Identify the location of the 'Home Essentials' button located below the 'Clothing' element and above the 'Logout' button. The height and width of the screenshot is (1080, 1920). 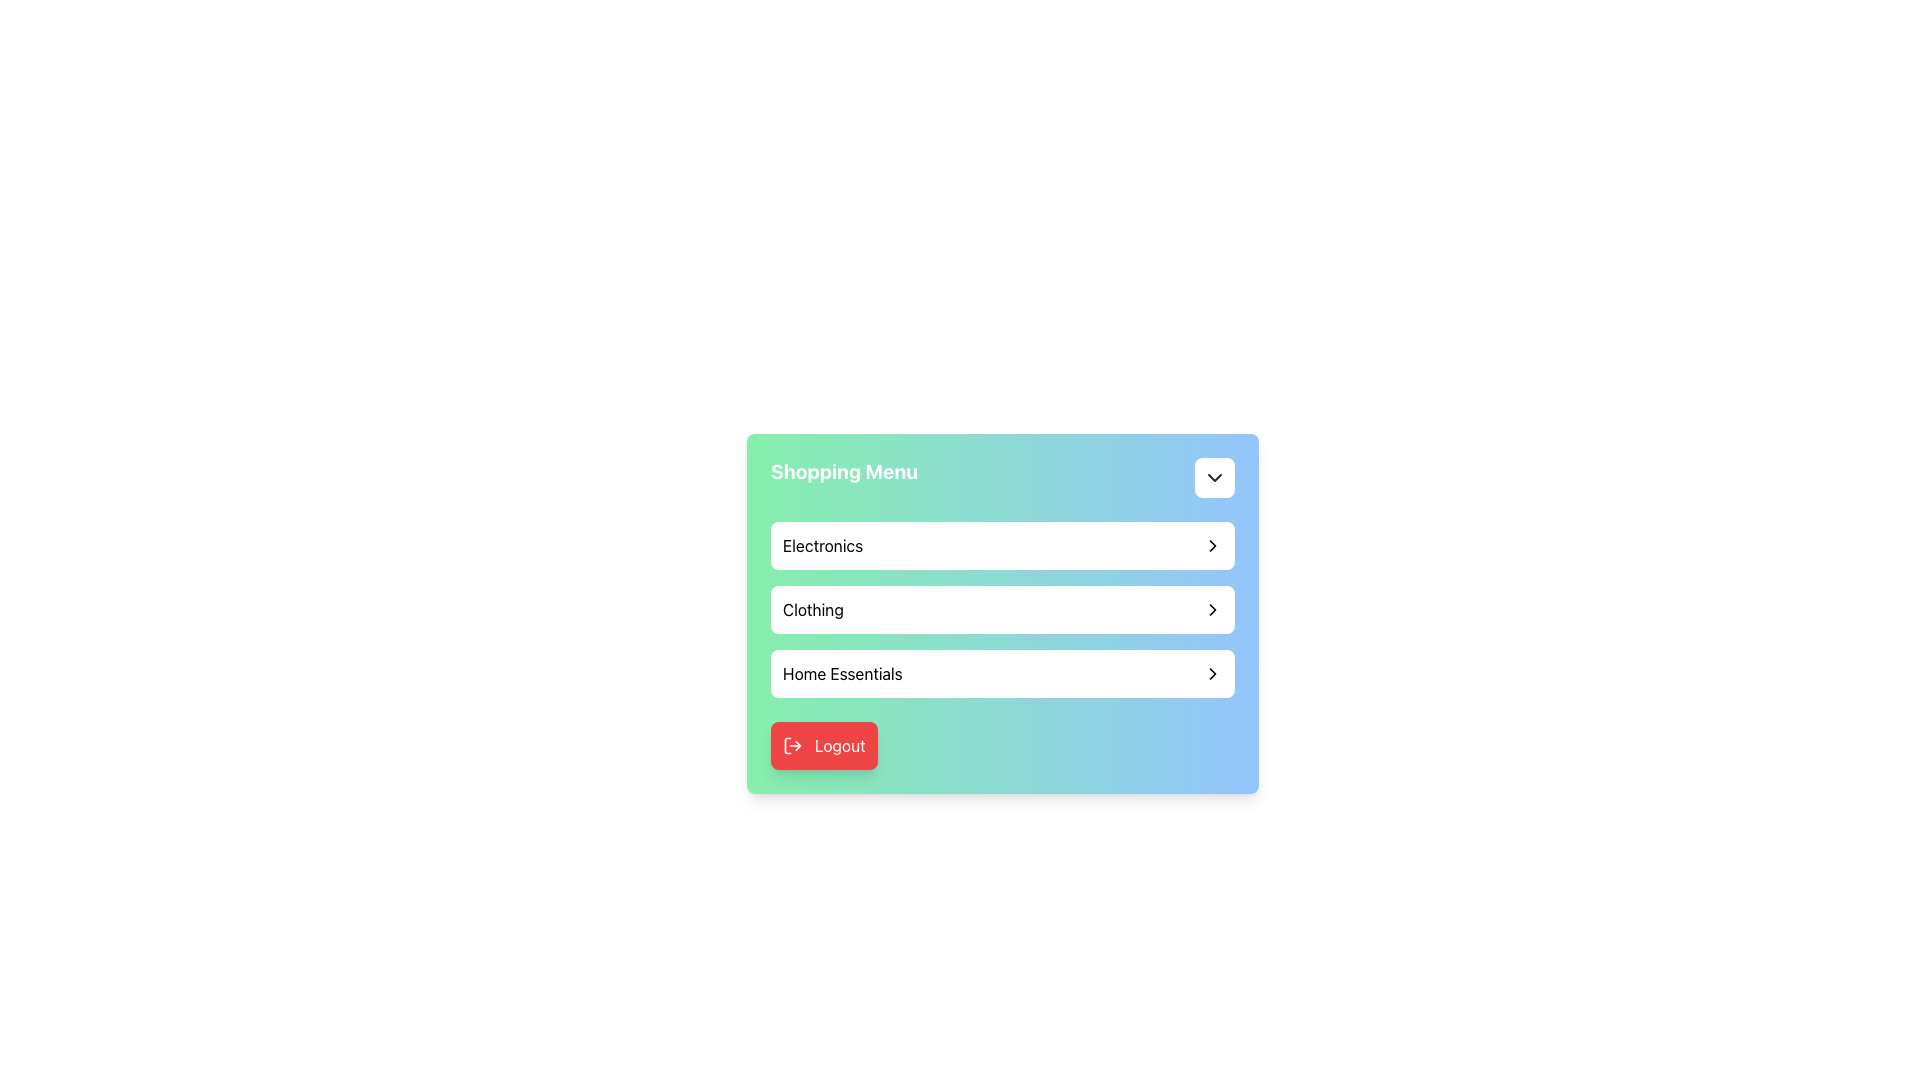
(1003, 674).